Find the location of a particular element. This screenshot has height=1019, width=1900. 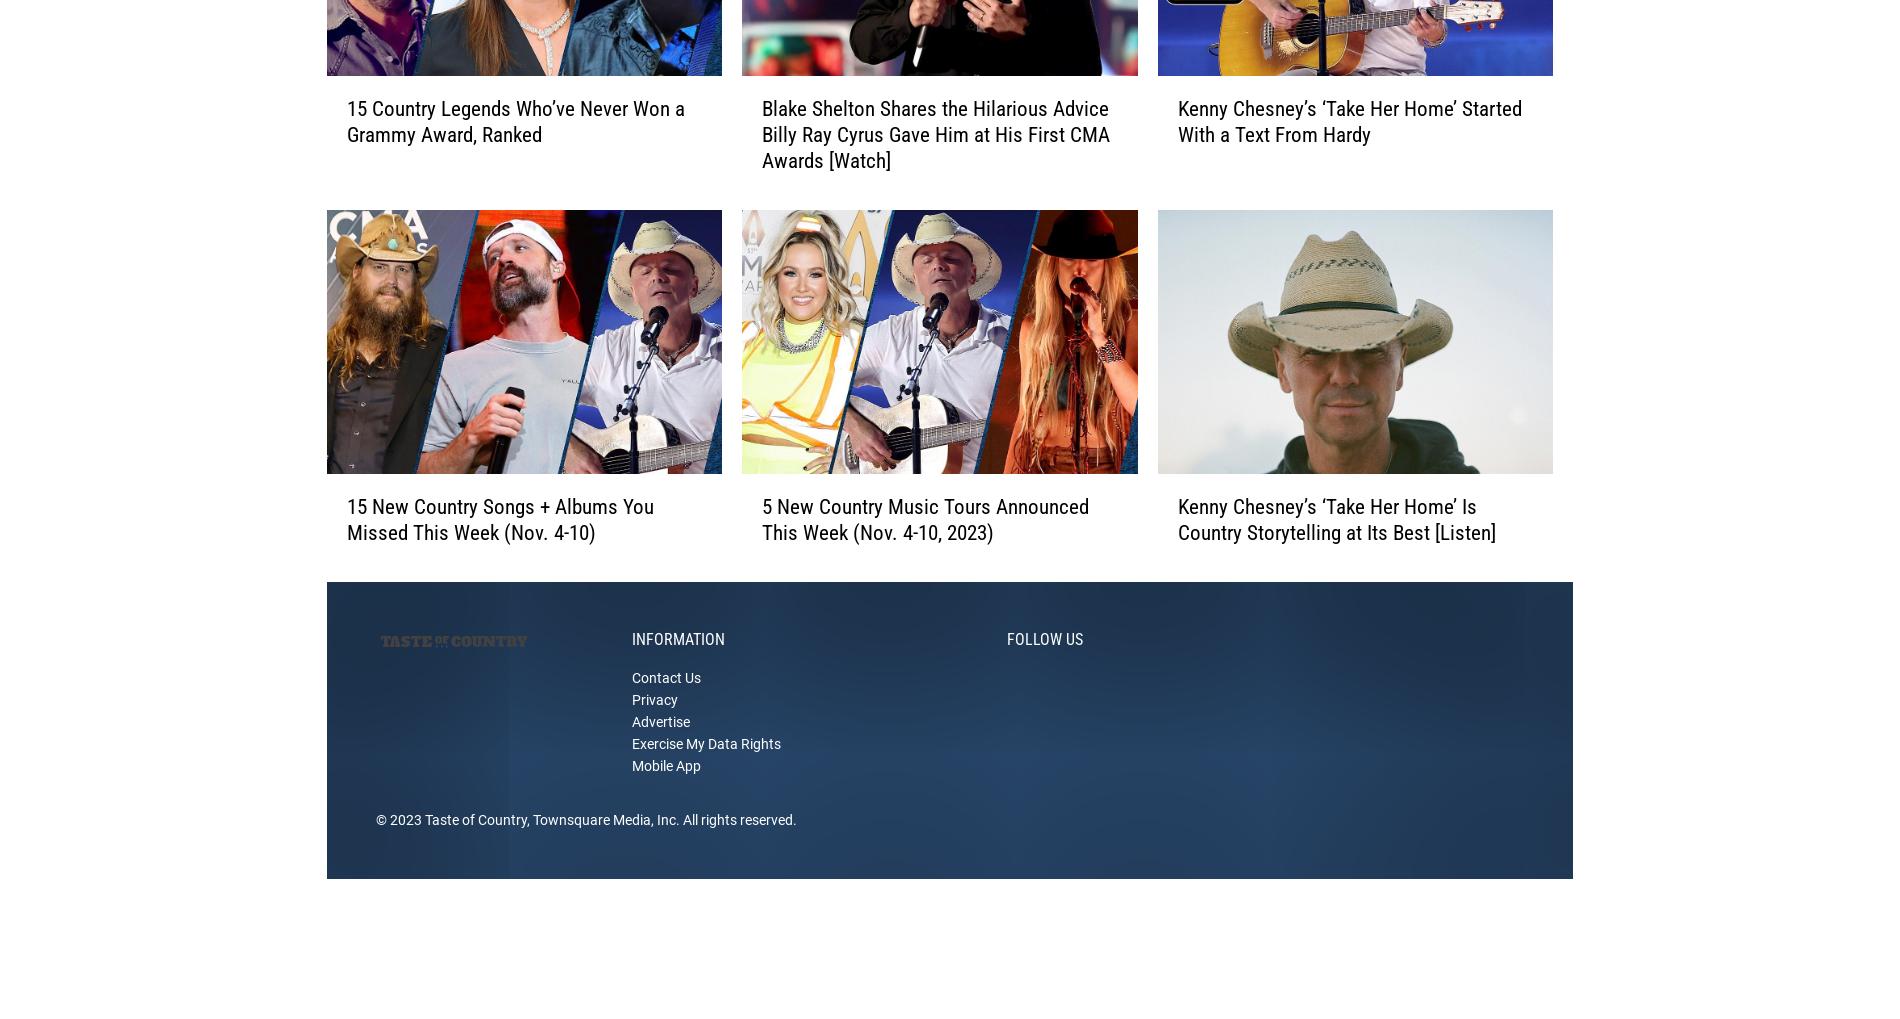

'Contact Us' is located at coordinates (666, 709).